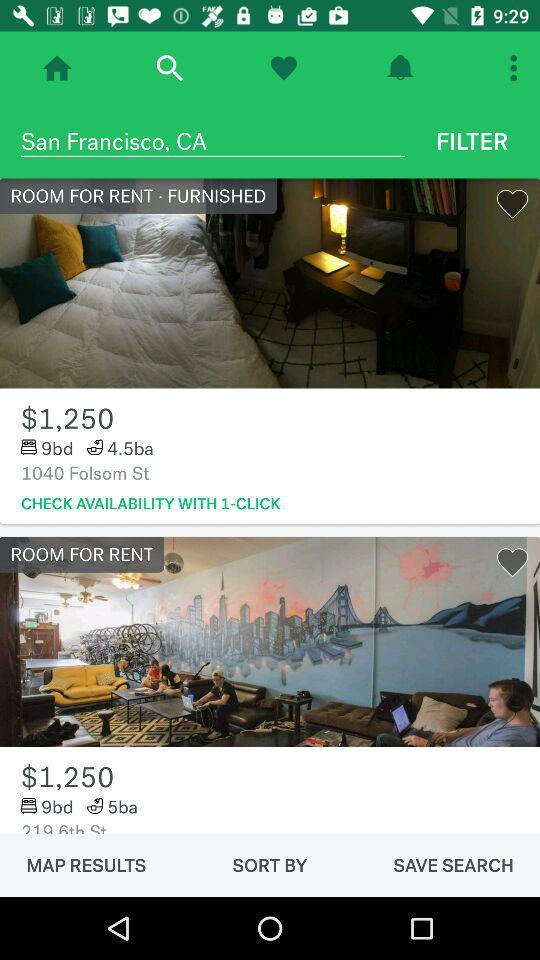  Describe the element at coordinates (282, 68) in the screenshot. I see `follow page` at that location.